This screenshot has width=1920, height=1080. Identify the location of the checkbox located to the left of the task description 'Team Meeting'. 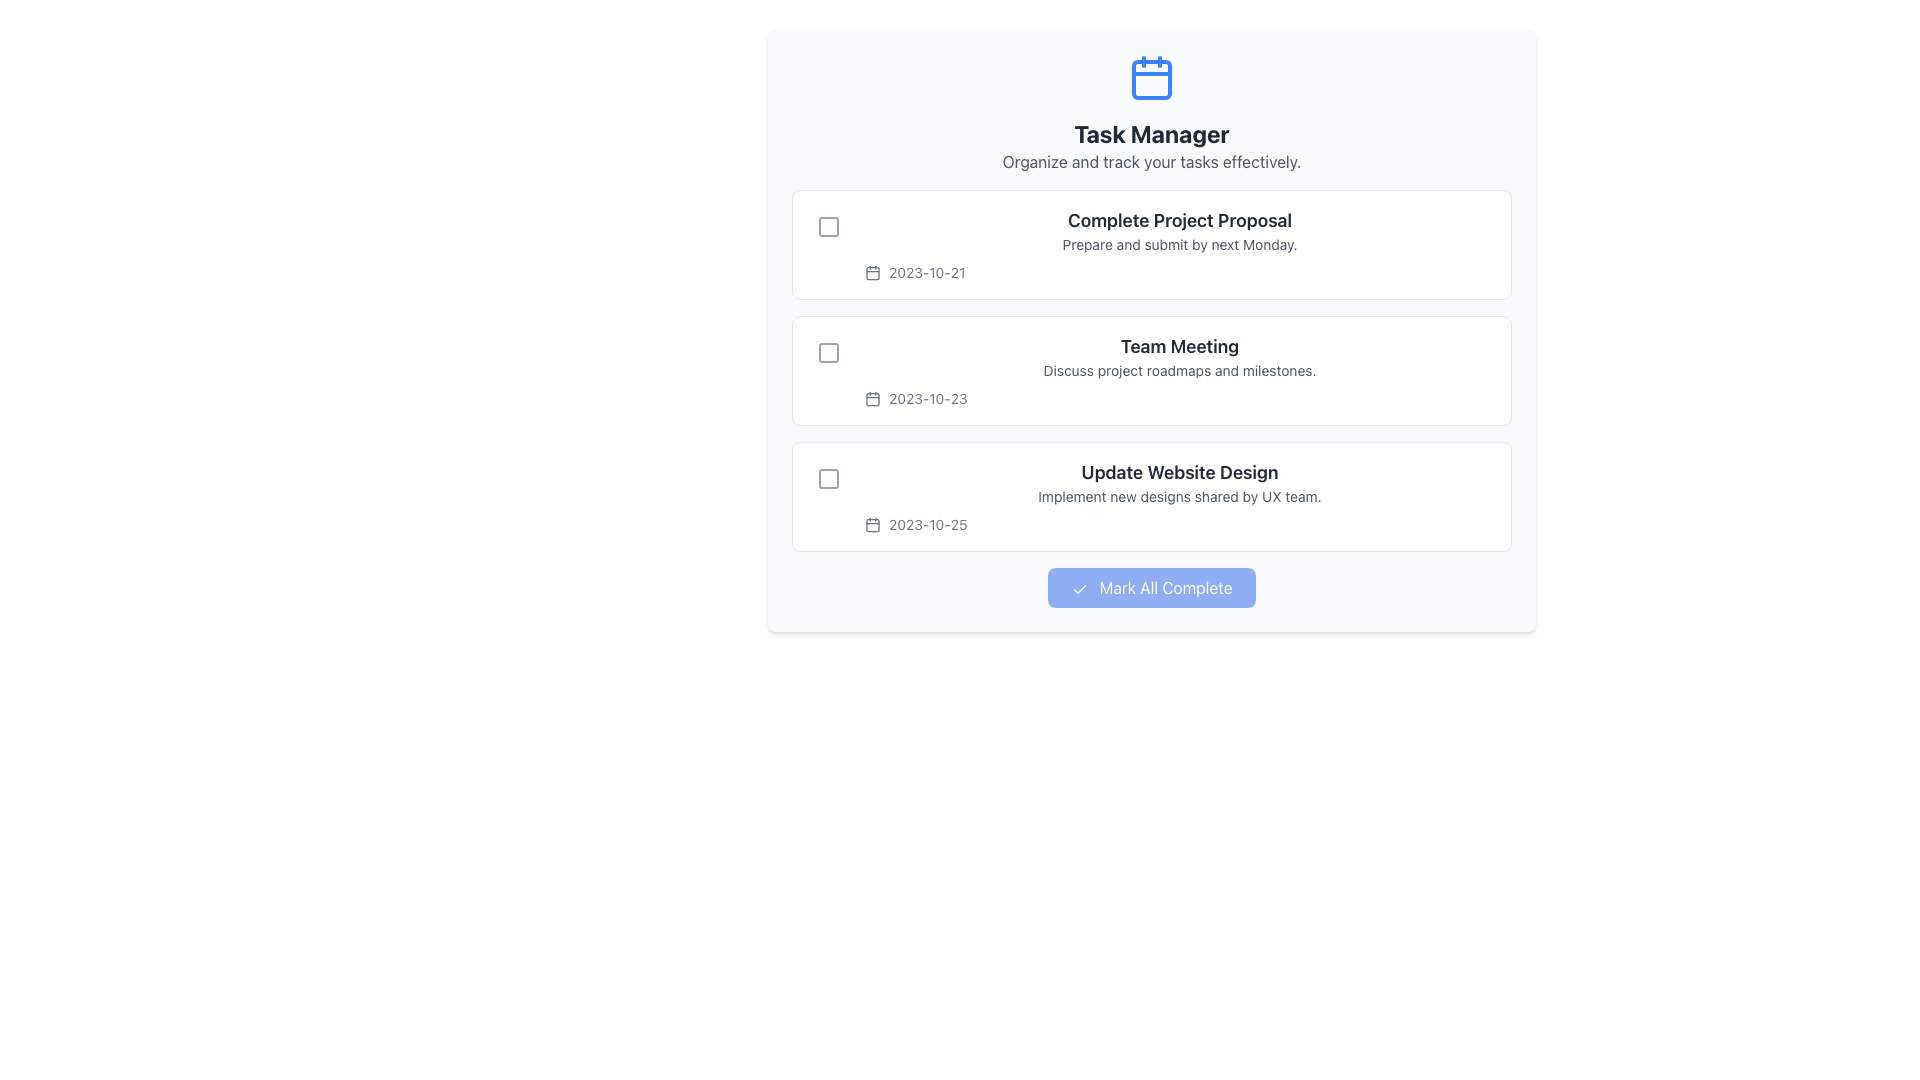
(829, 352).